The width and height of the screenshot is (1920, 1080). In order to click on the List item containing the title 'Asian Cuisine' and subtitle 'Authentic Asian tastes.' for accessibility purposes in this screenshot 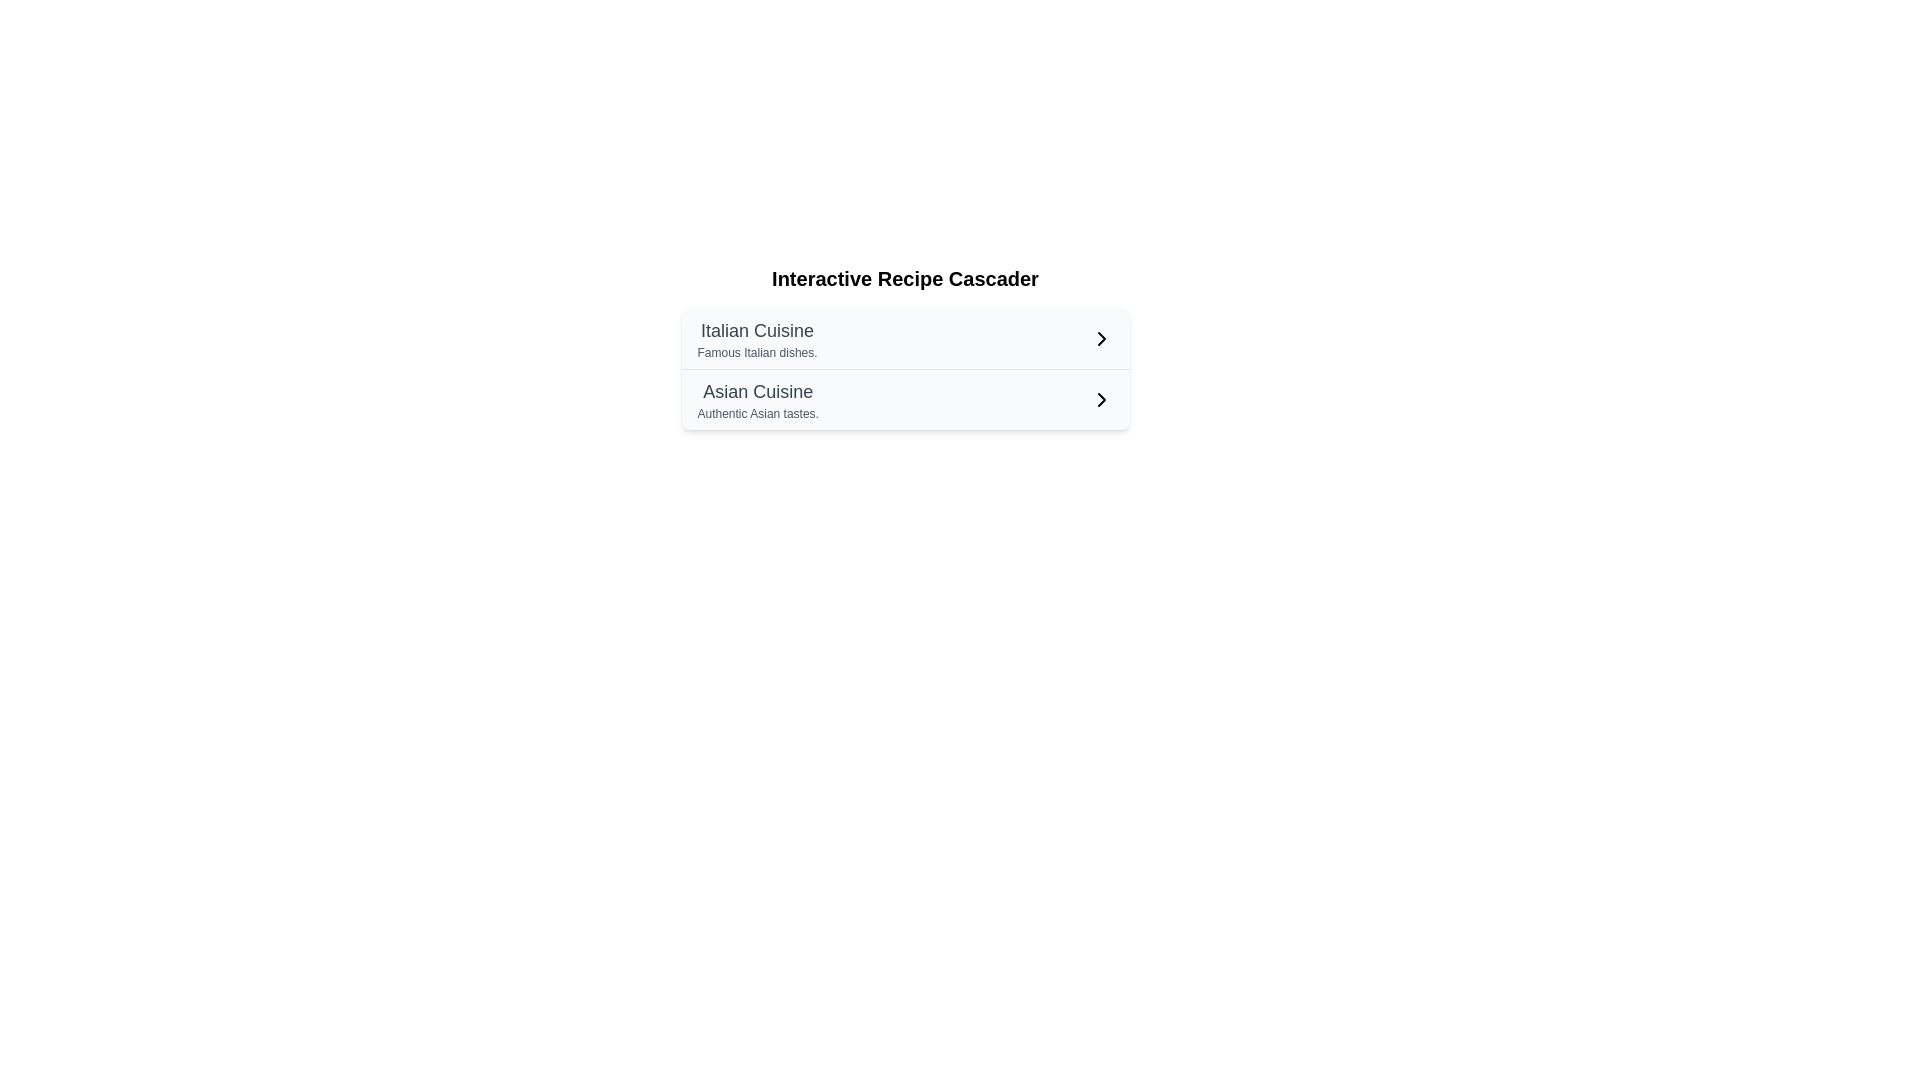, I will do `click(904, 400)`.